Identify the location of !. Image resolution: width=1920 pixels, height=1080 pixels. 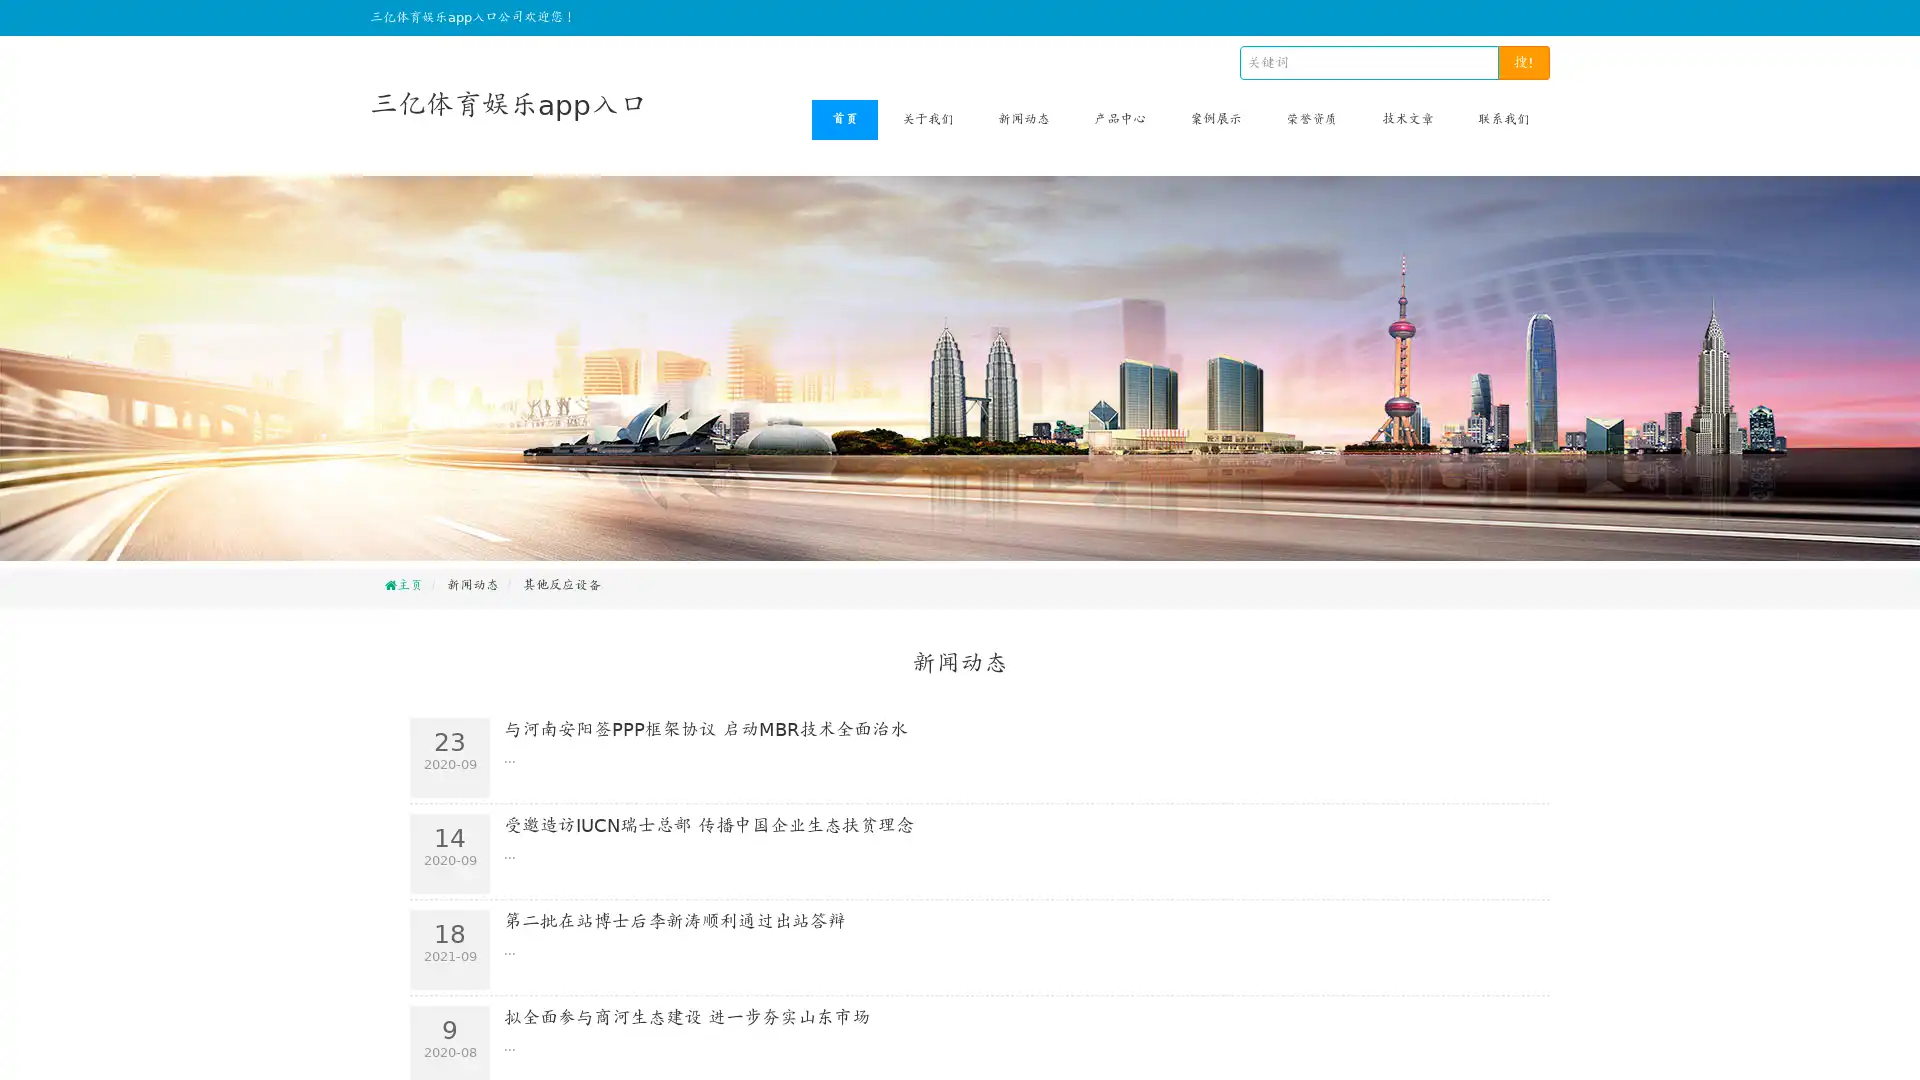
(1523, 61).